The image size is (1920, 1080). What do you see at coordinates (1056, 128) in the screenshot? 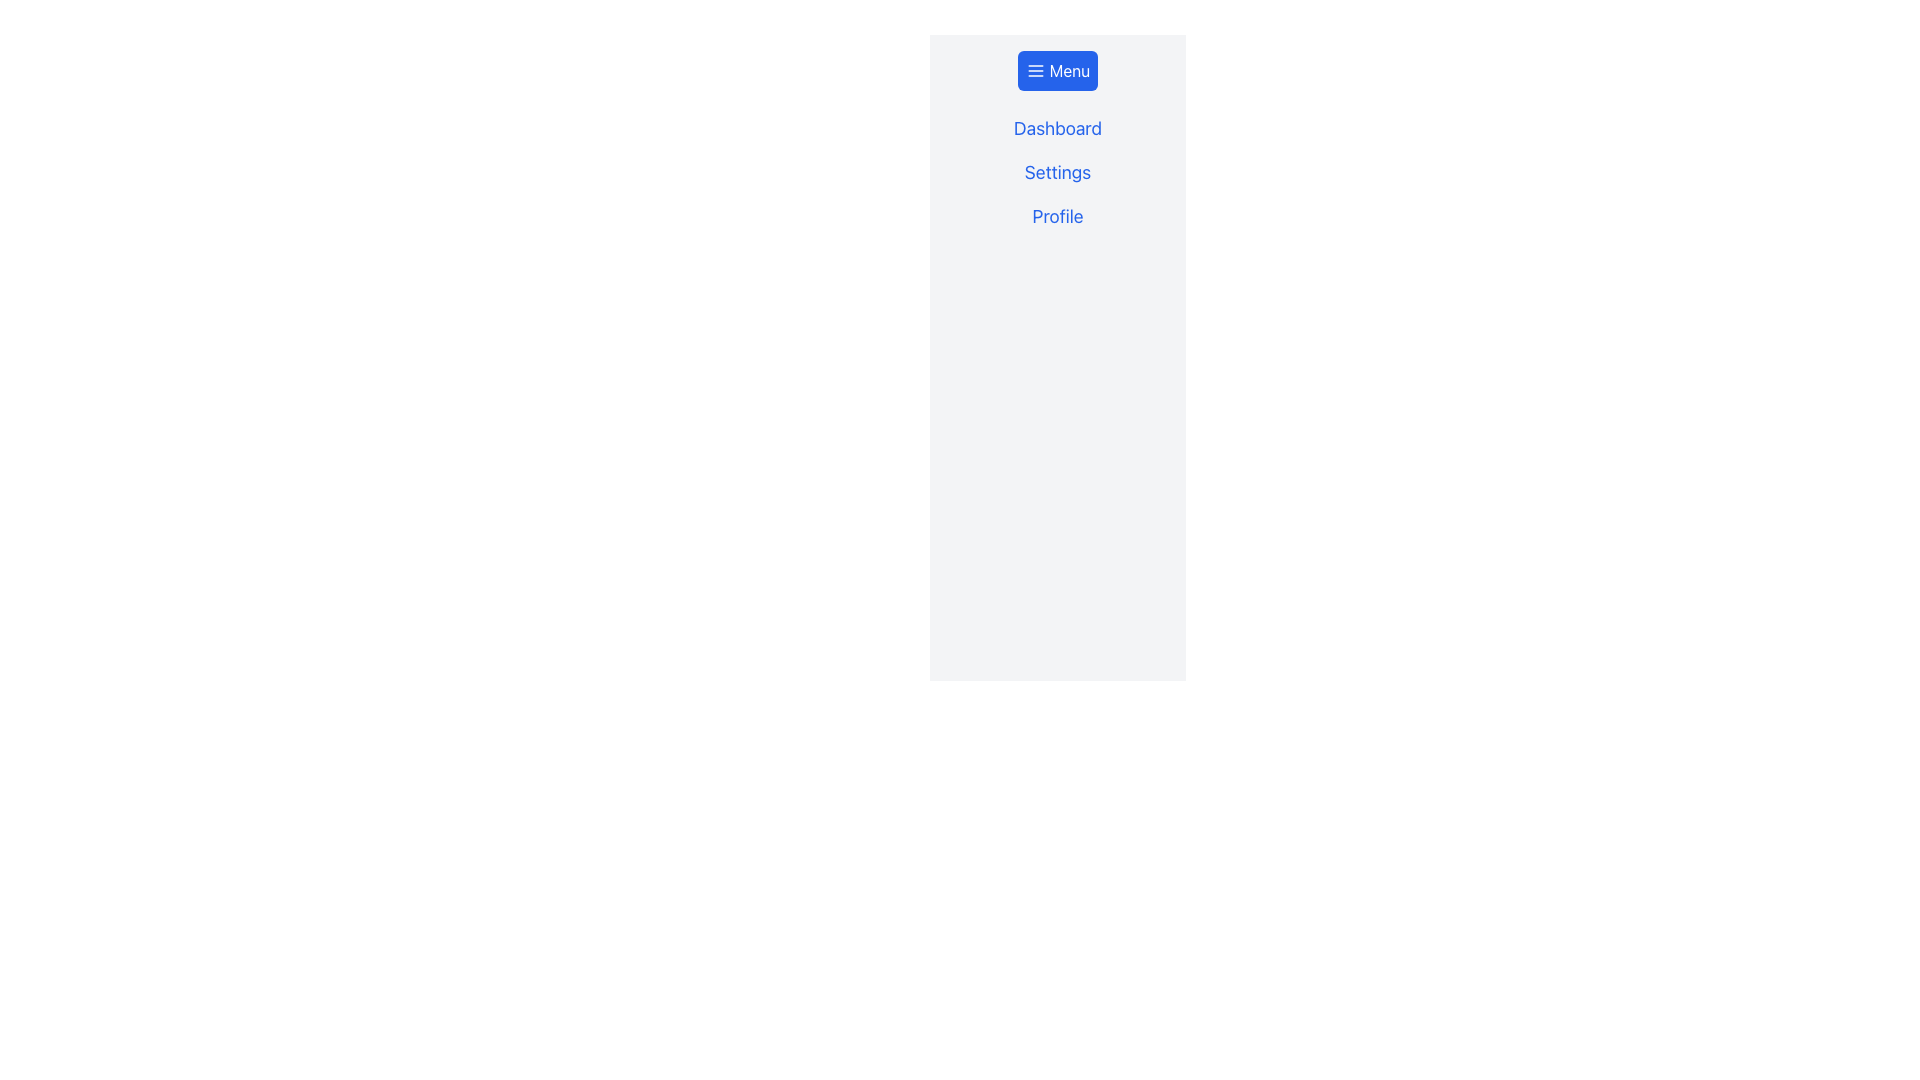
I see `the 'Dashboard' text link` at bounding box center [1056, 128].